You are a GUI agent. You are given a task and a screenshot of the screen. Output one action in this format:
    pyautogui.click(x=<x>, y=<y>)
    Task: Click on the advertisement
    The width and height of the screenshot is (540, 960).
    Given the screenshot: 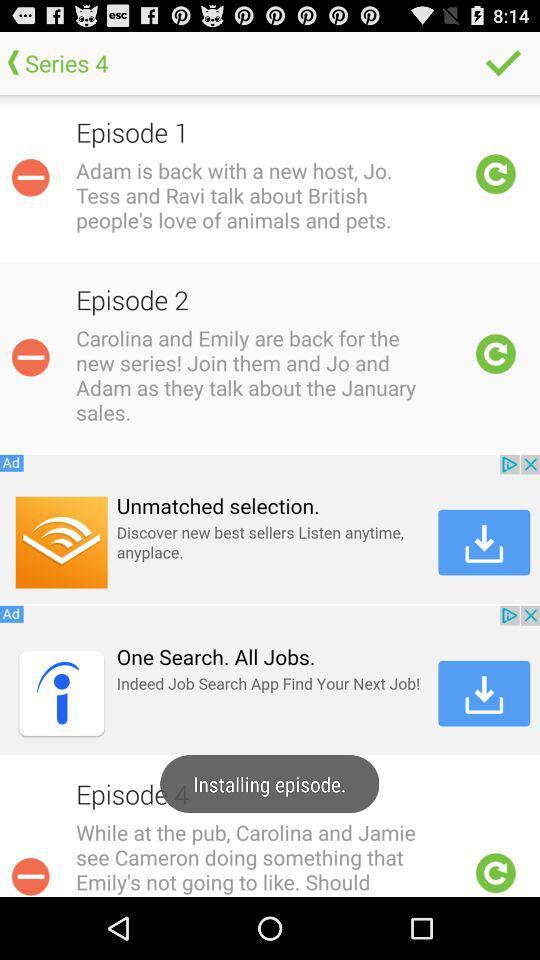 What is the action you would take?
    pyautogui.click(x=270, y=528)
    